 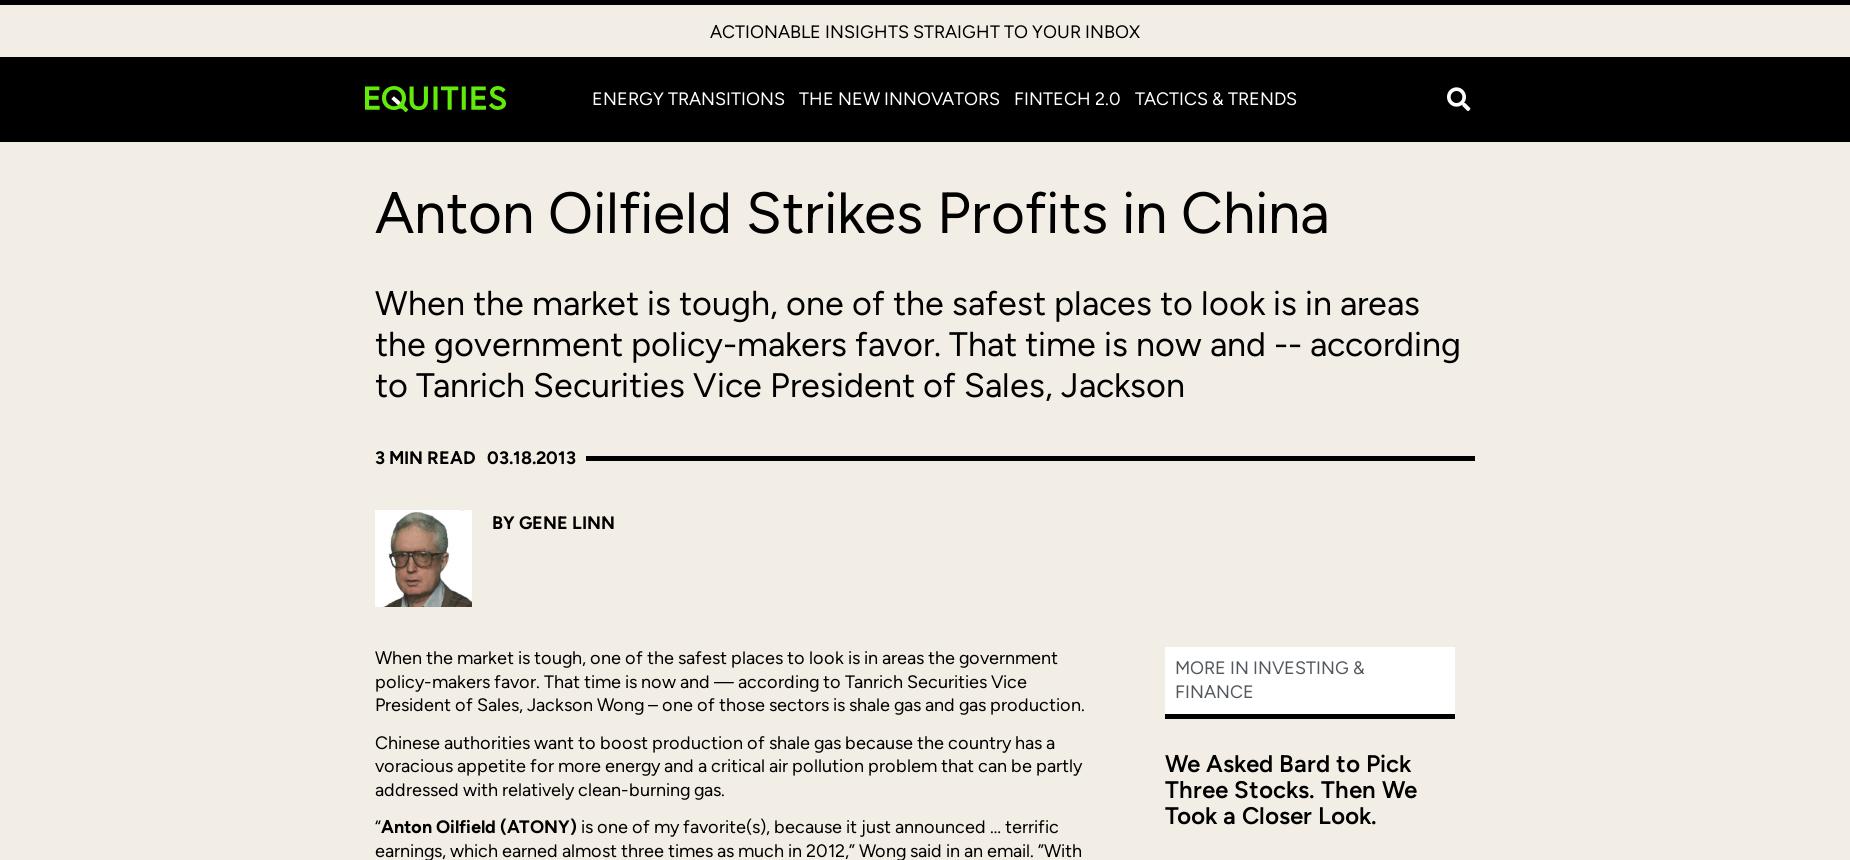 I want to click on 'By Gene Linn', so click(x=491, y=521).